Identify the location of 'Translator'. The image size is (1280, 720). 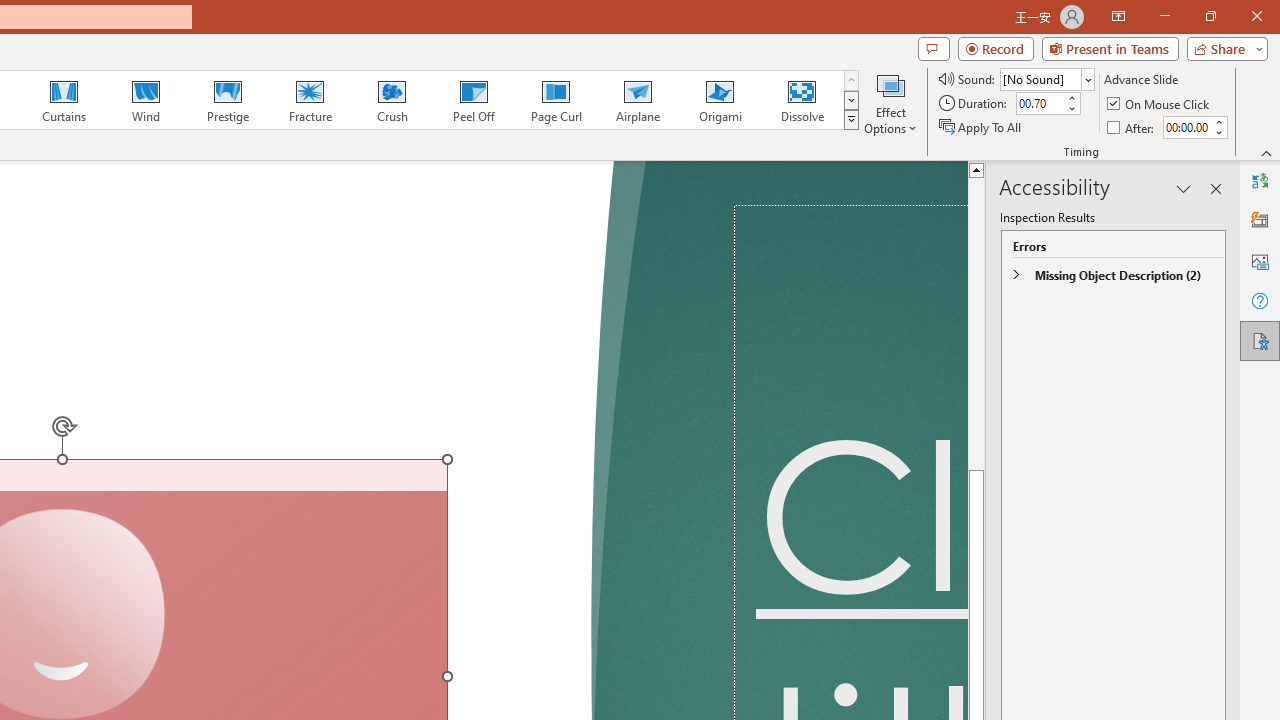
(1259, 181).